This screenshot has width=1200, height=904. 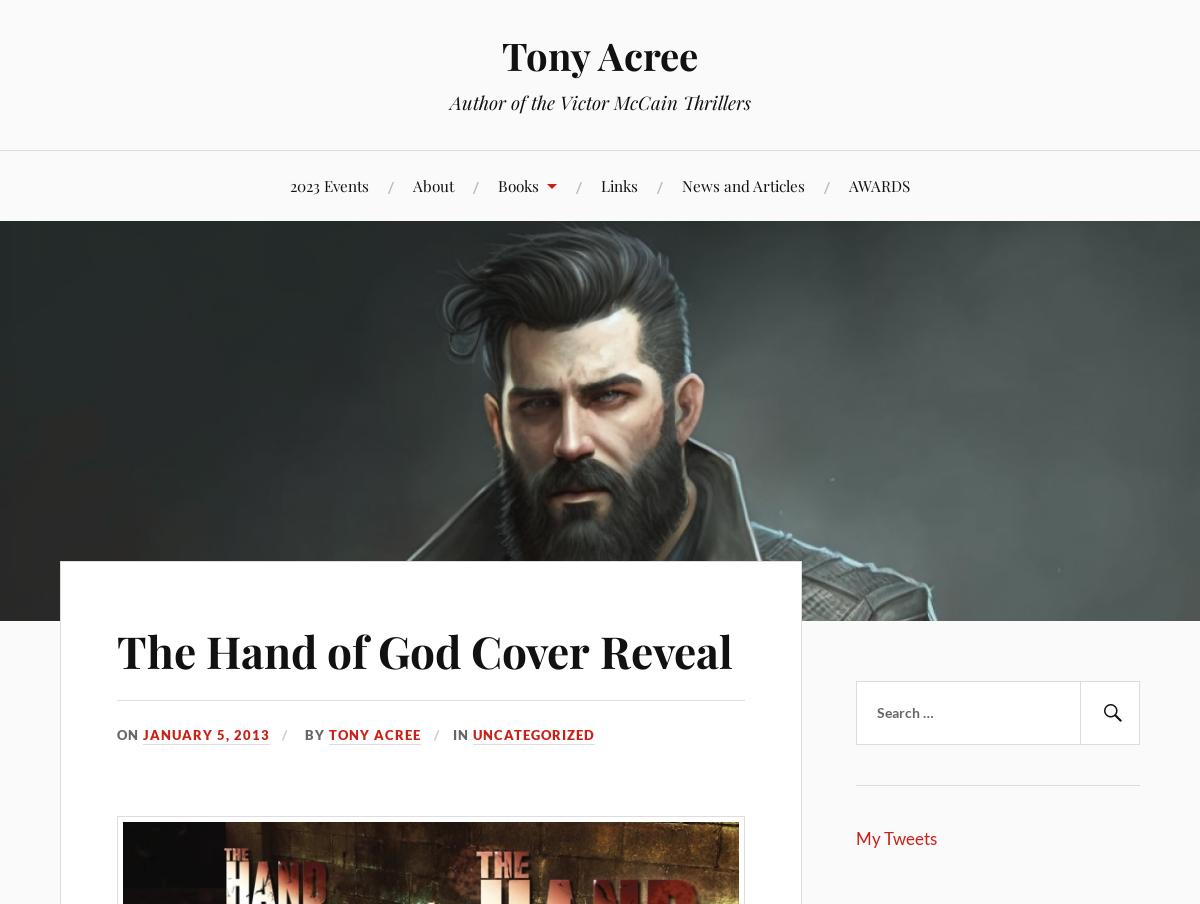 I want to click on 'My Tweets', so click(x=894, y=837).